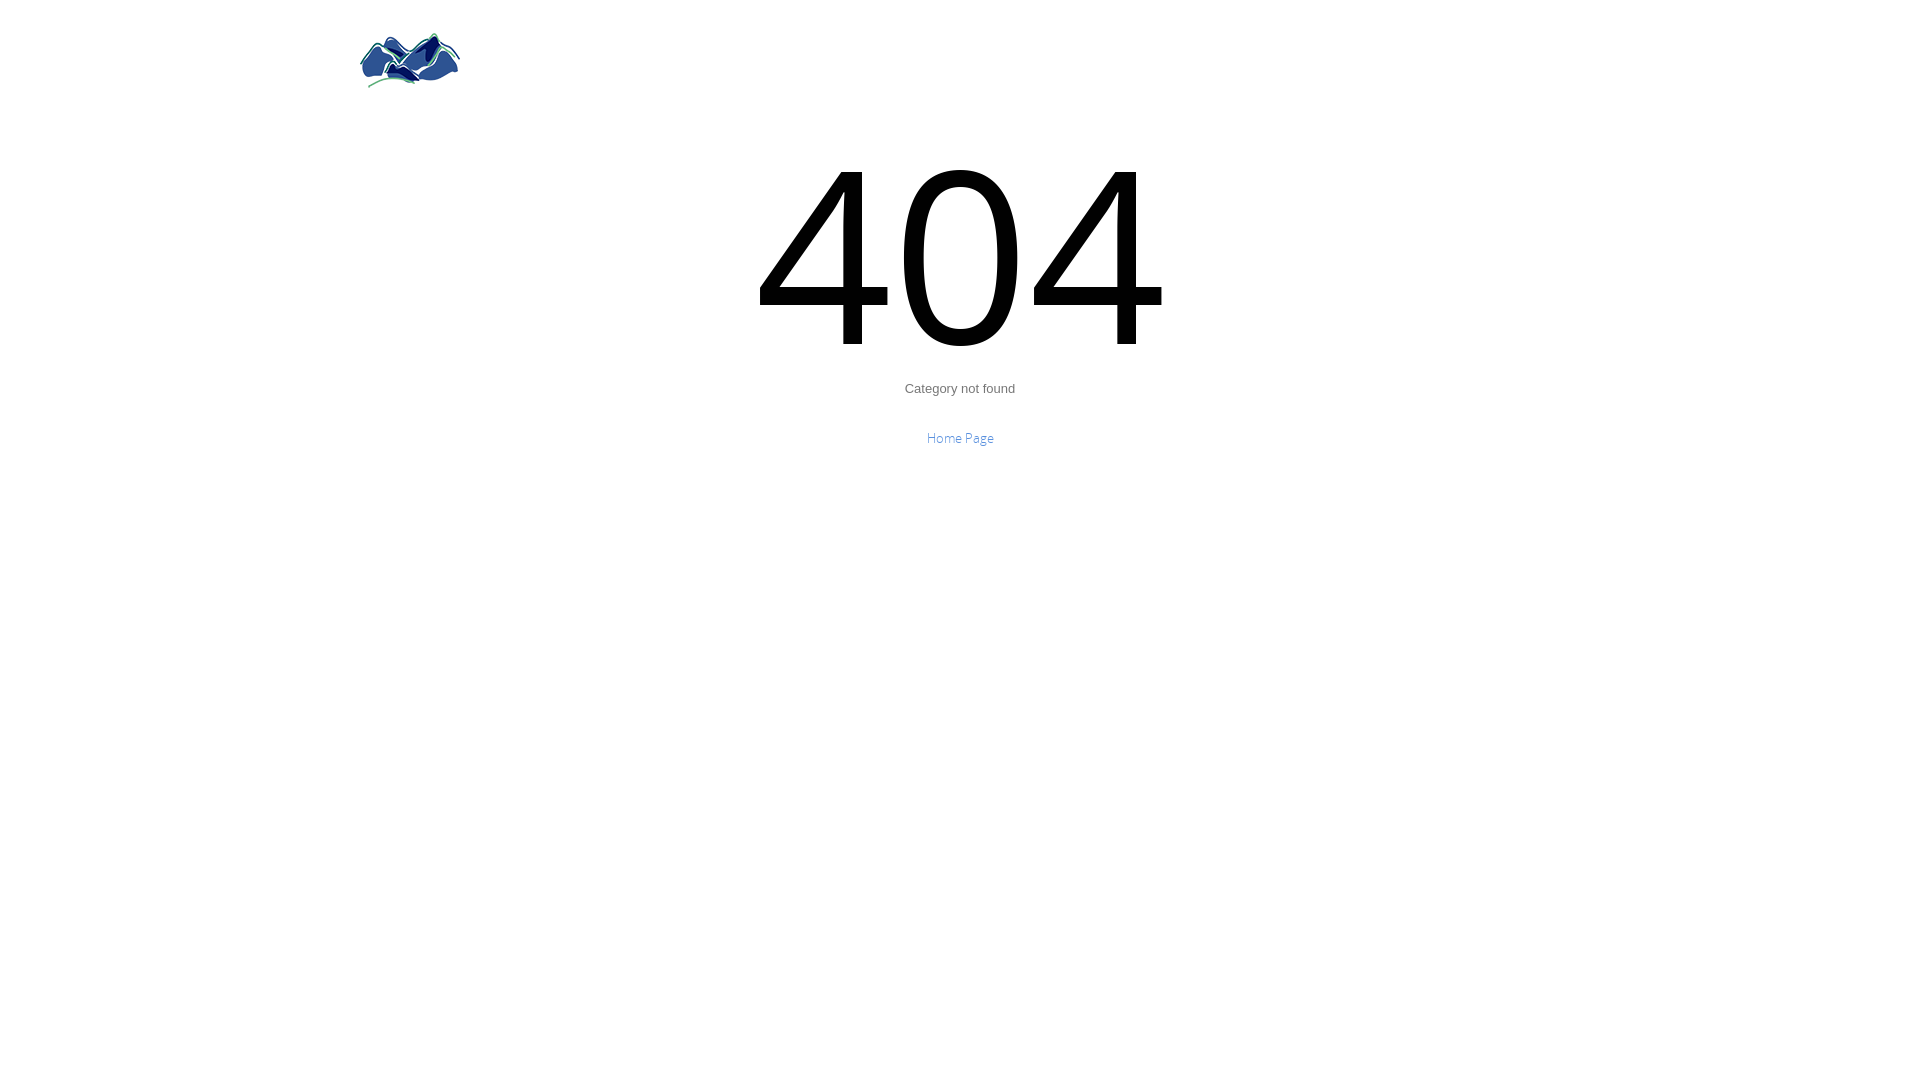  Describe the element at coordinates (958, 437) in the screenshot. I see `'Home Page'` at that location.